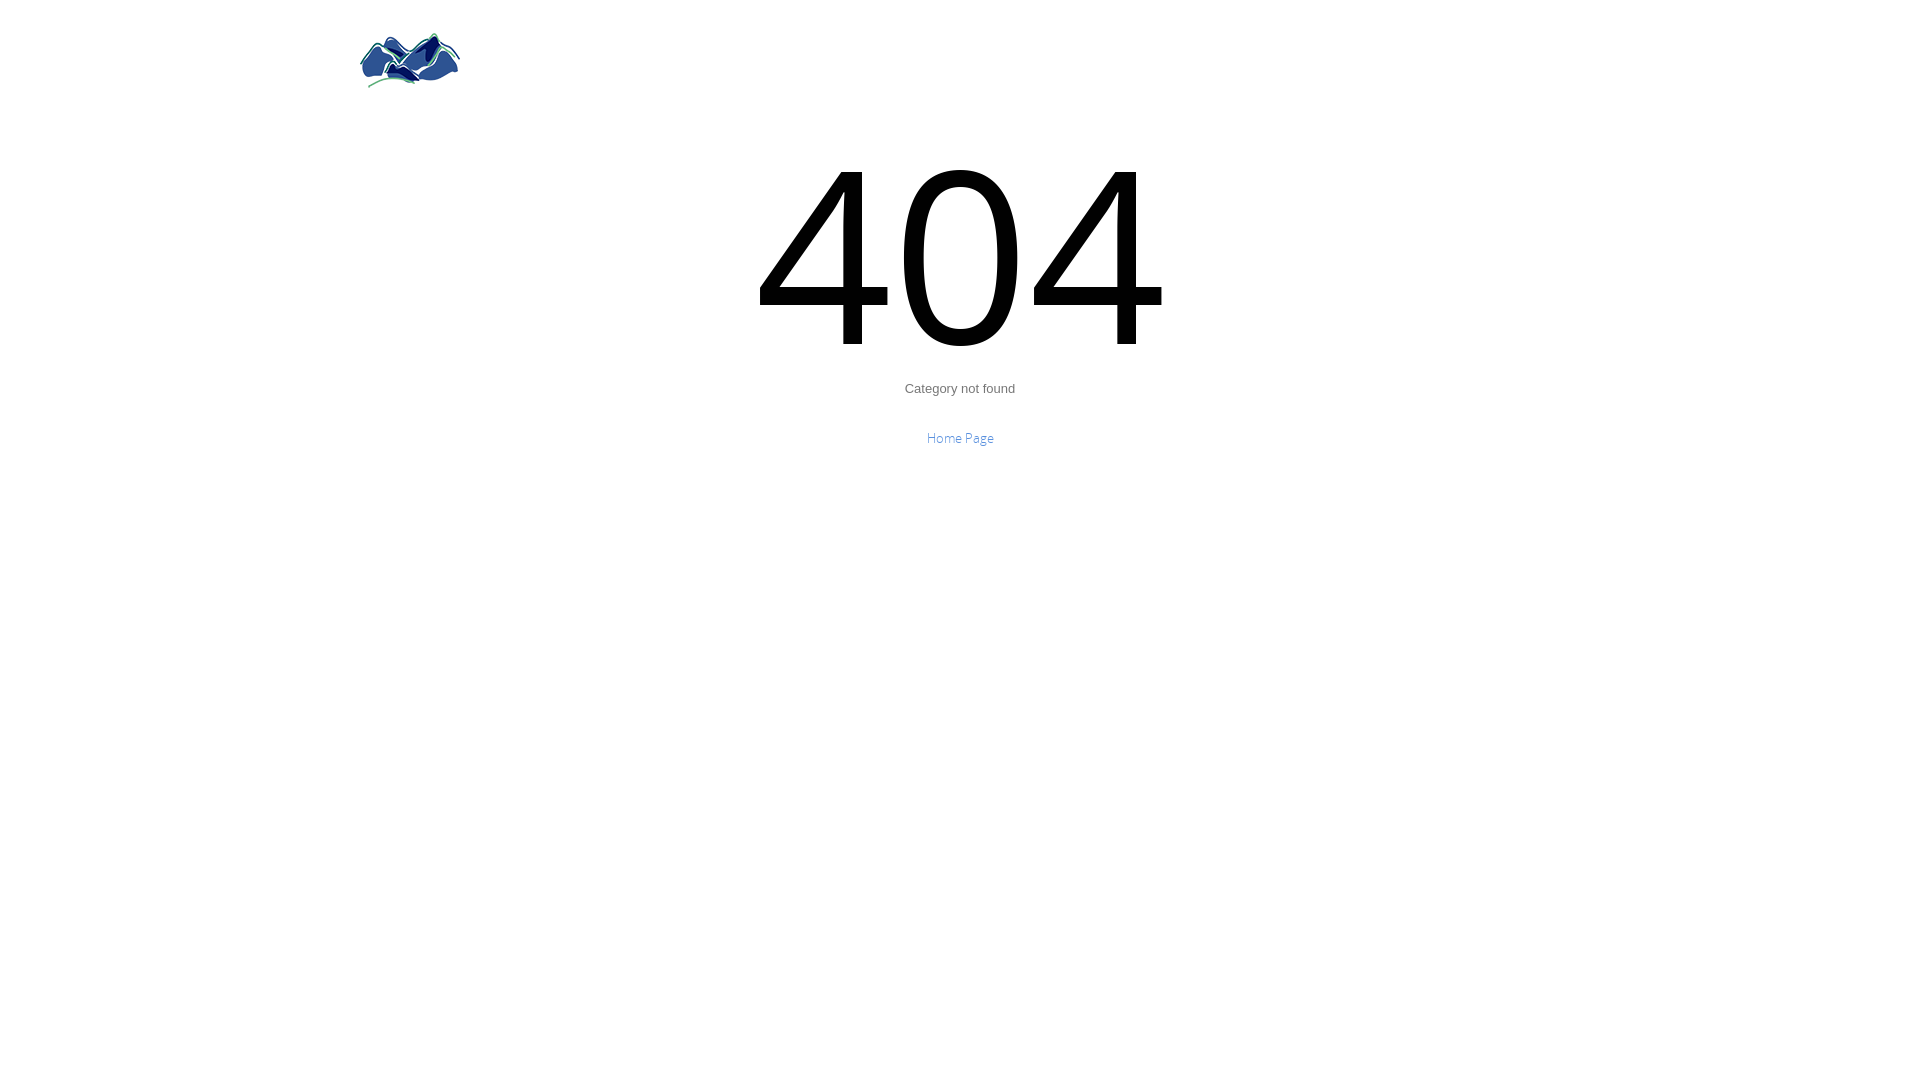  Describe the element at coordinates (958, 437) in the screenshot. I see `'Home Page'` at that location.